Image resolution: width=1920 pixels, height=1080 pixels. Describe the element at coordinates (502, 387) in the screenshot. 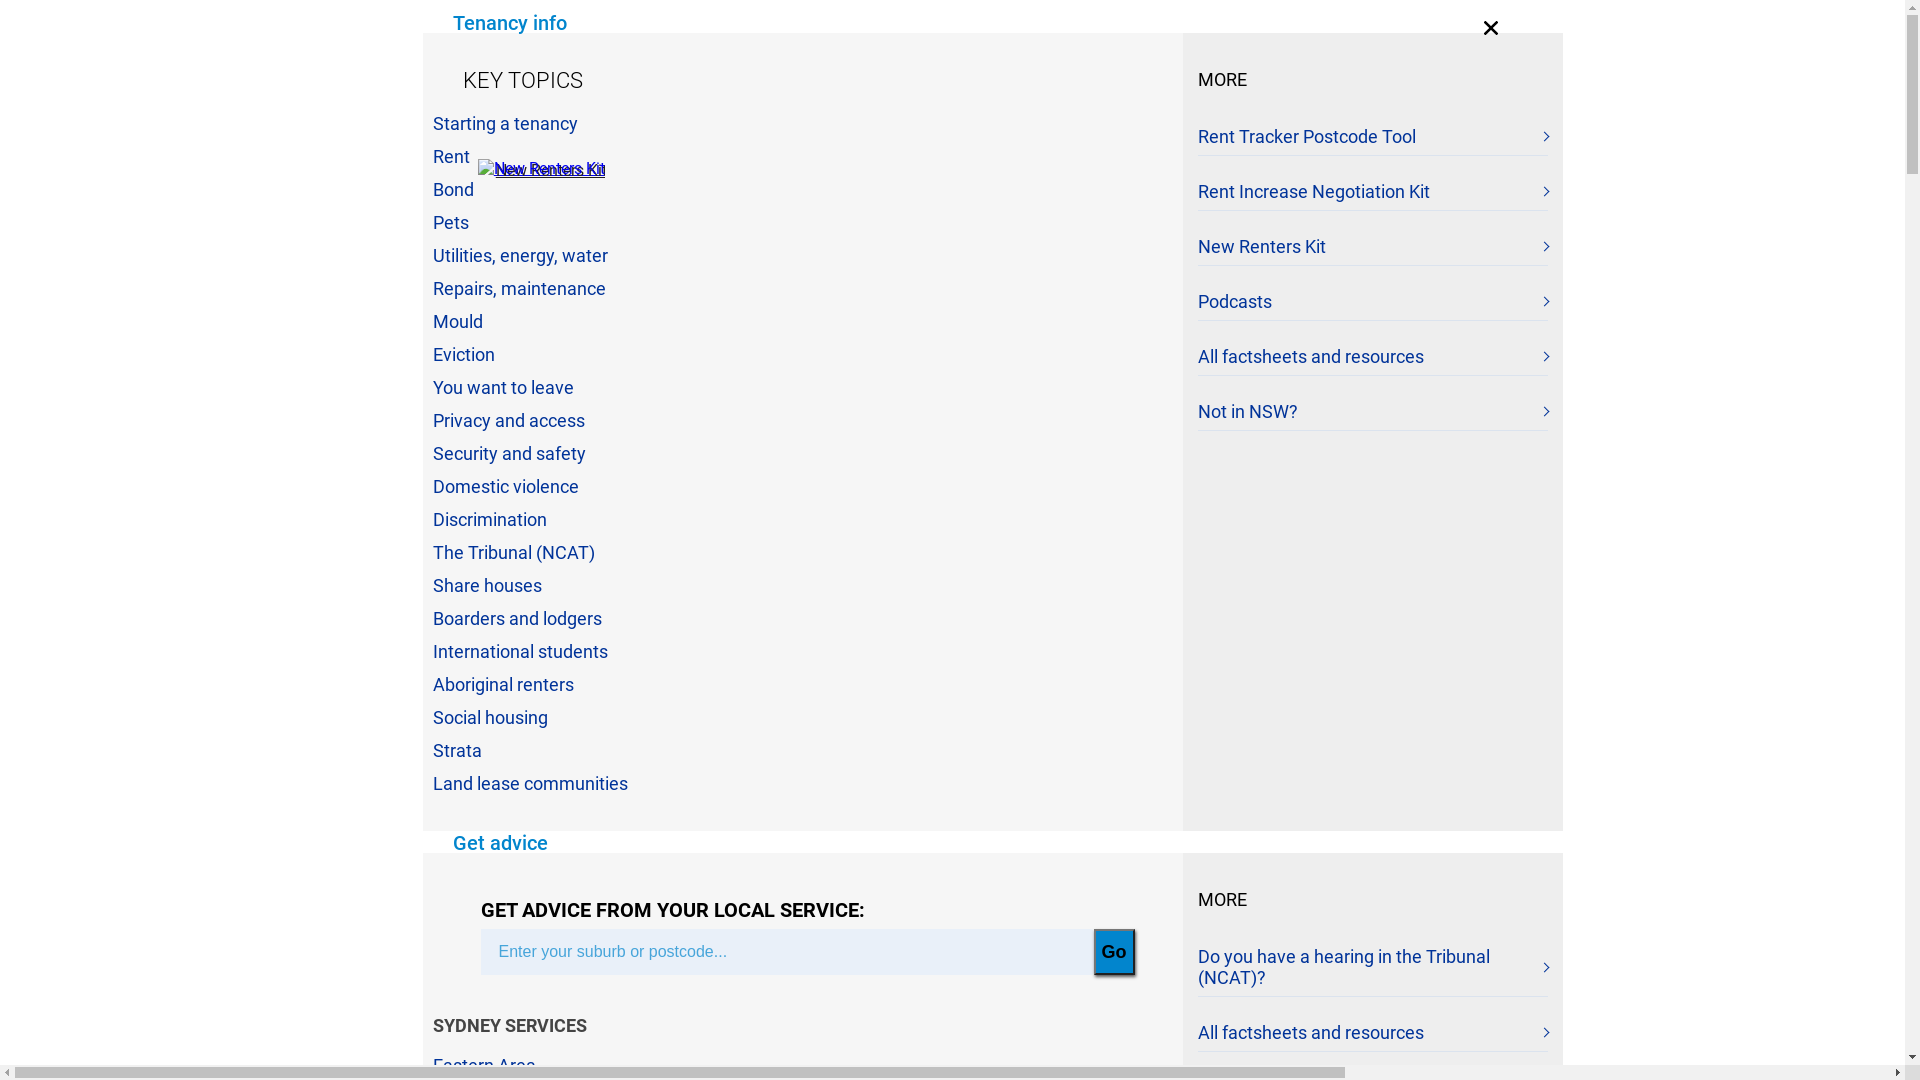

I see `'You want to leave'` at that location.